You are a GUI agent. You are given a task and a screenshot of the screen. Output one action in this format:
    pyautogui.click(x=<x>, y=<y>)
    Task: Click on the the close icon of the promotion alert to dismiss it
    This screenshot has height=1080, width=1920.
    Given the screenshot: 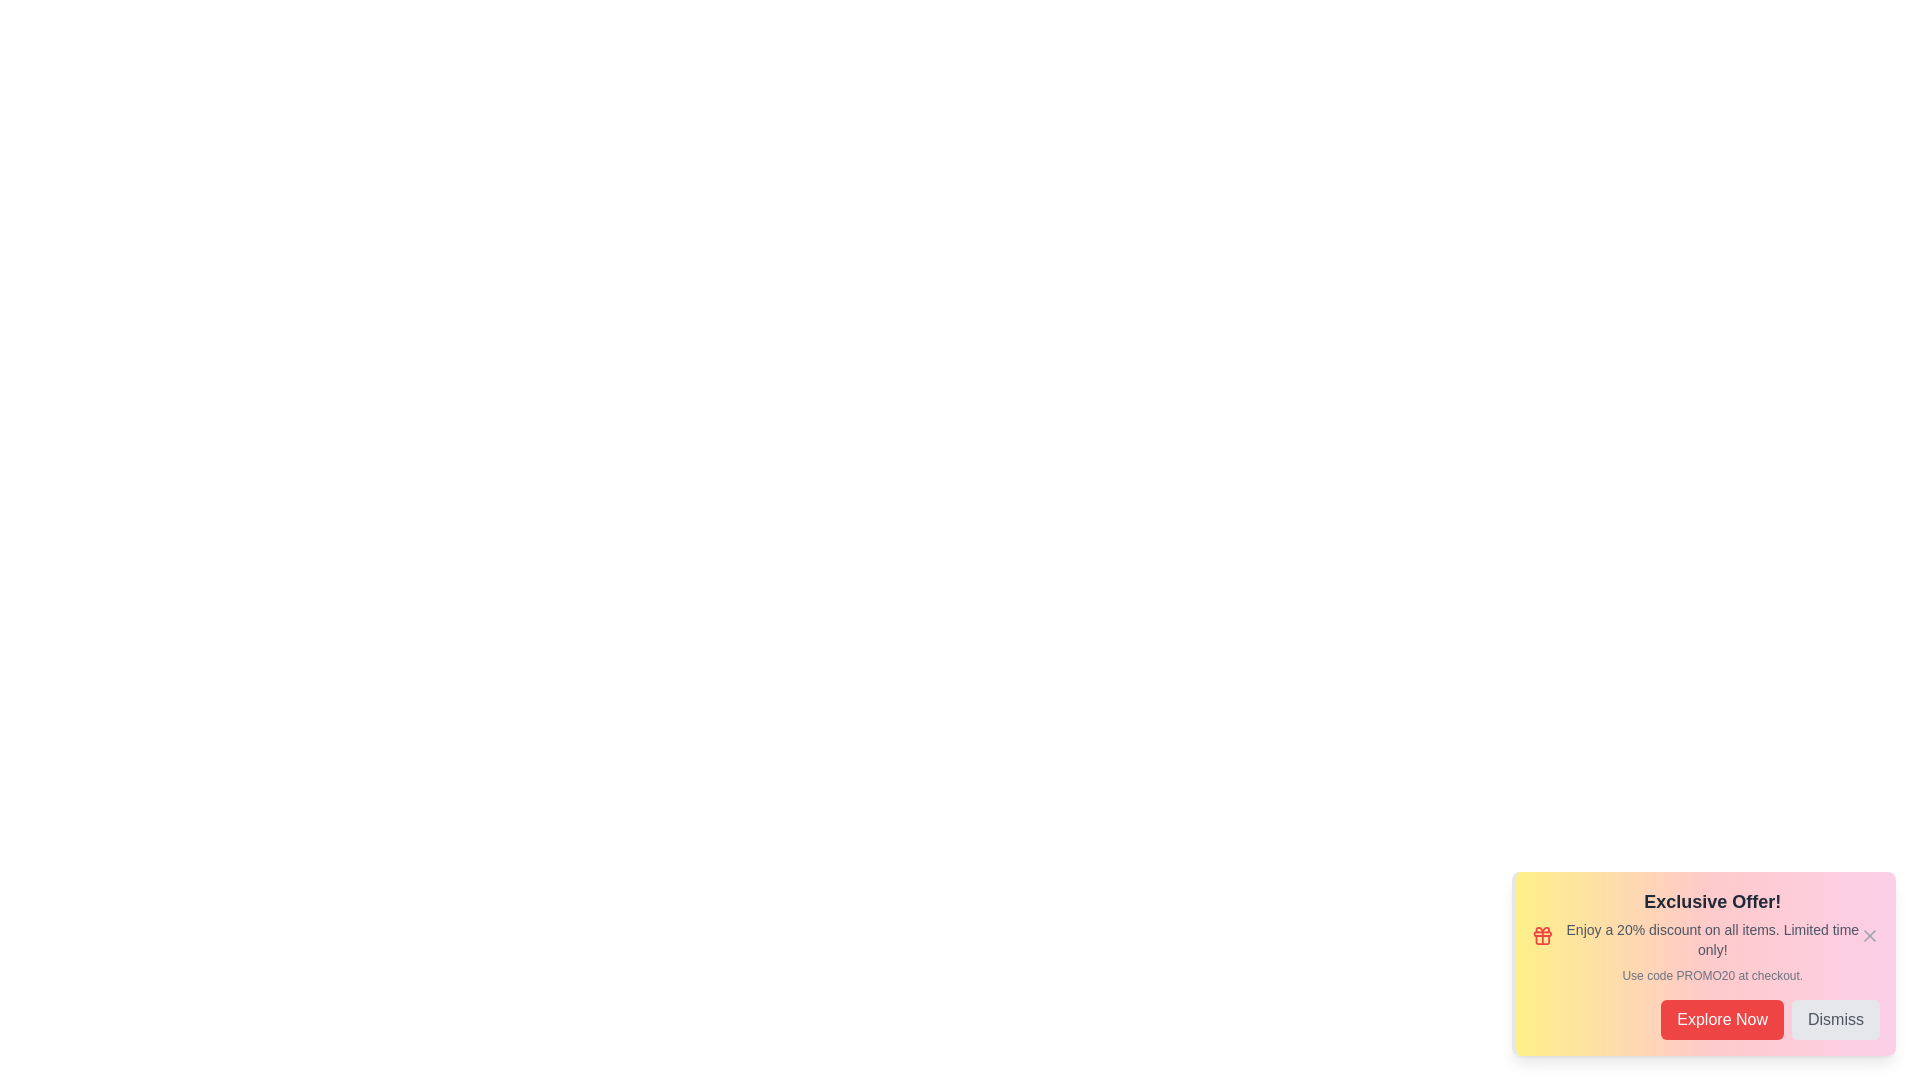 What is the action you would take?
    pyautogui.click(x=1869, y=936)
    